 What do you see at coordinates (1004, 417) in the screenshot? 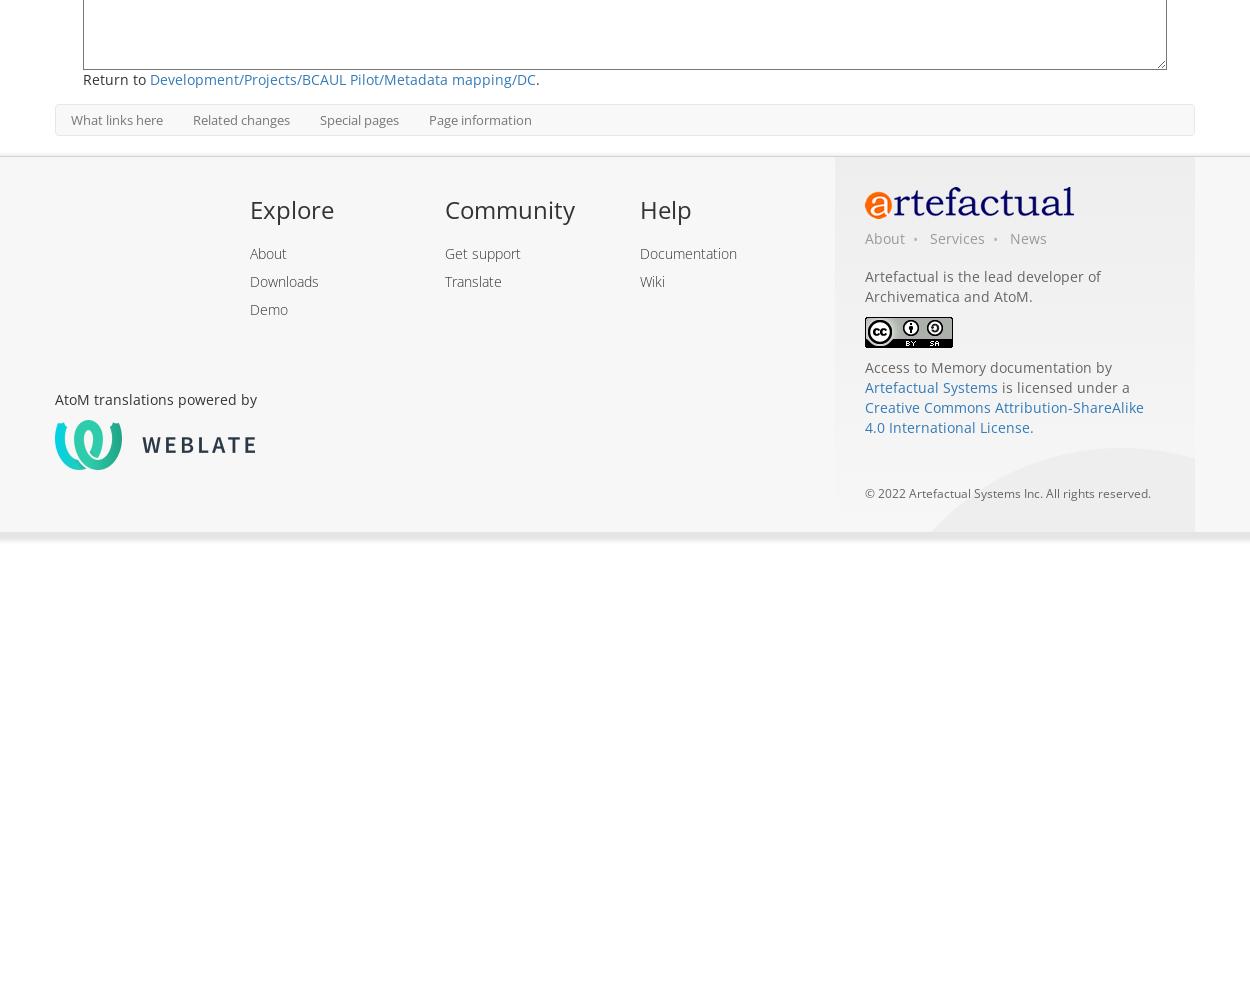
I see `'Creative Commons Attribution-ShareAlike 4.0 International License'` at bounding box center [1004, 417].